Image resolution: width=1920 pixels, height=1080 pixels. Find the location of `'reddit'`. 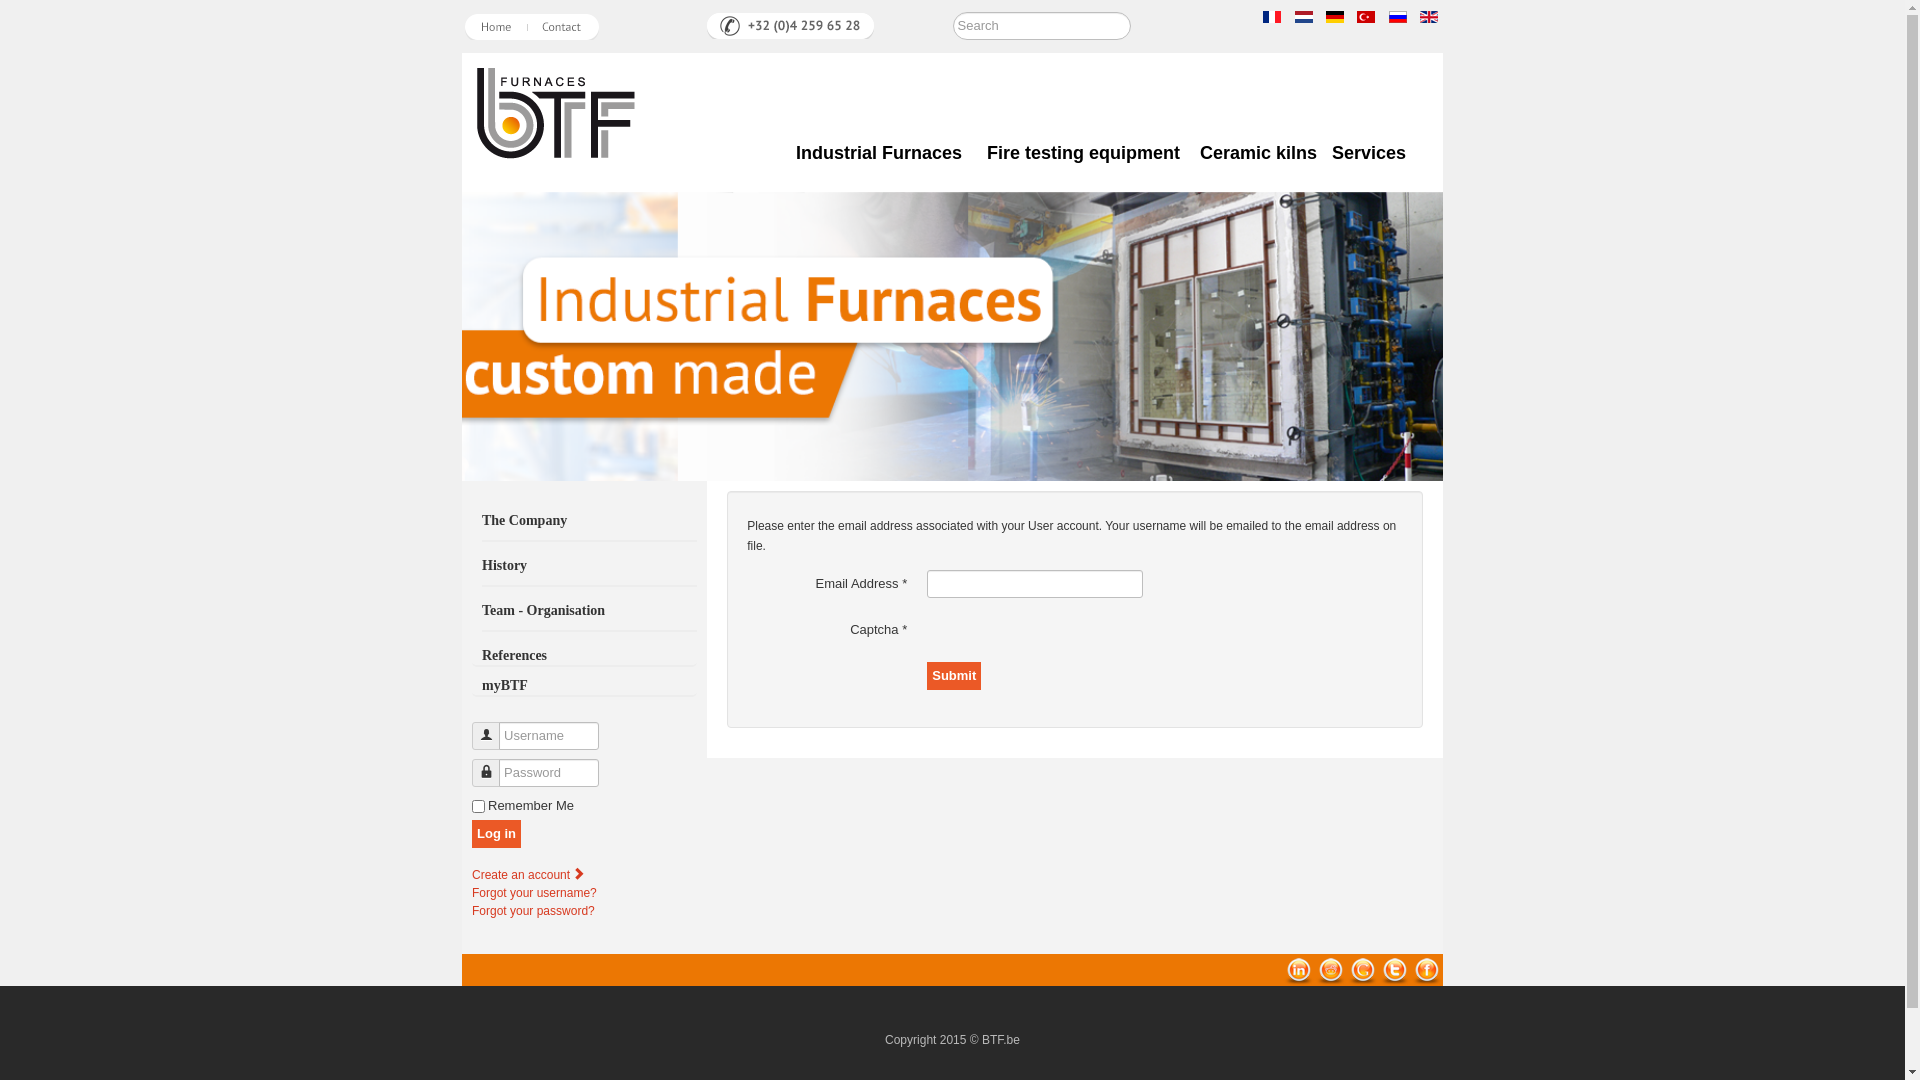

'reddit' is located at coordinates (1330, 968).